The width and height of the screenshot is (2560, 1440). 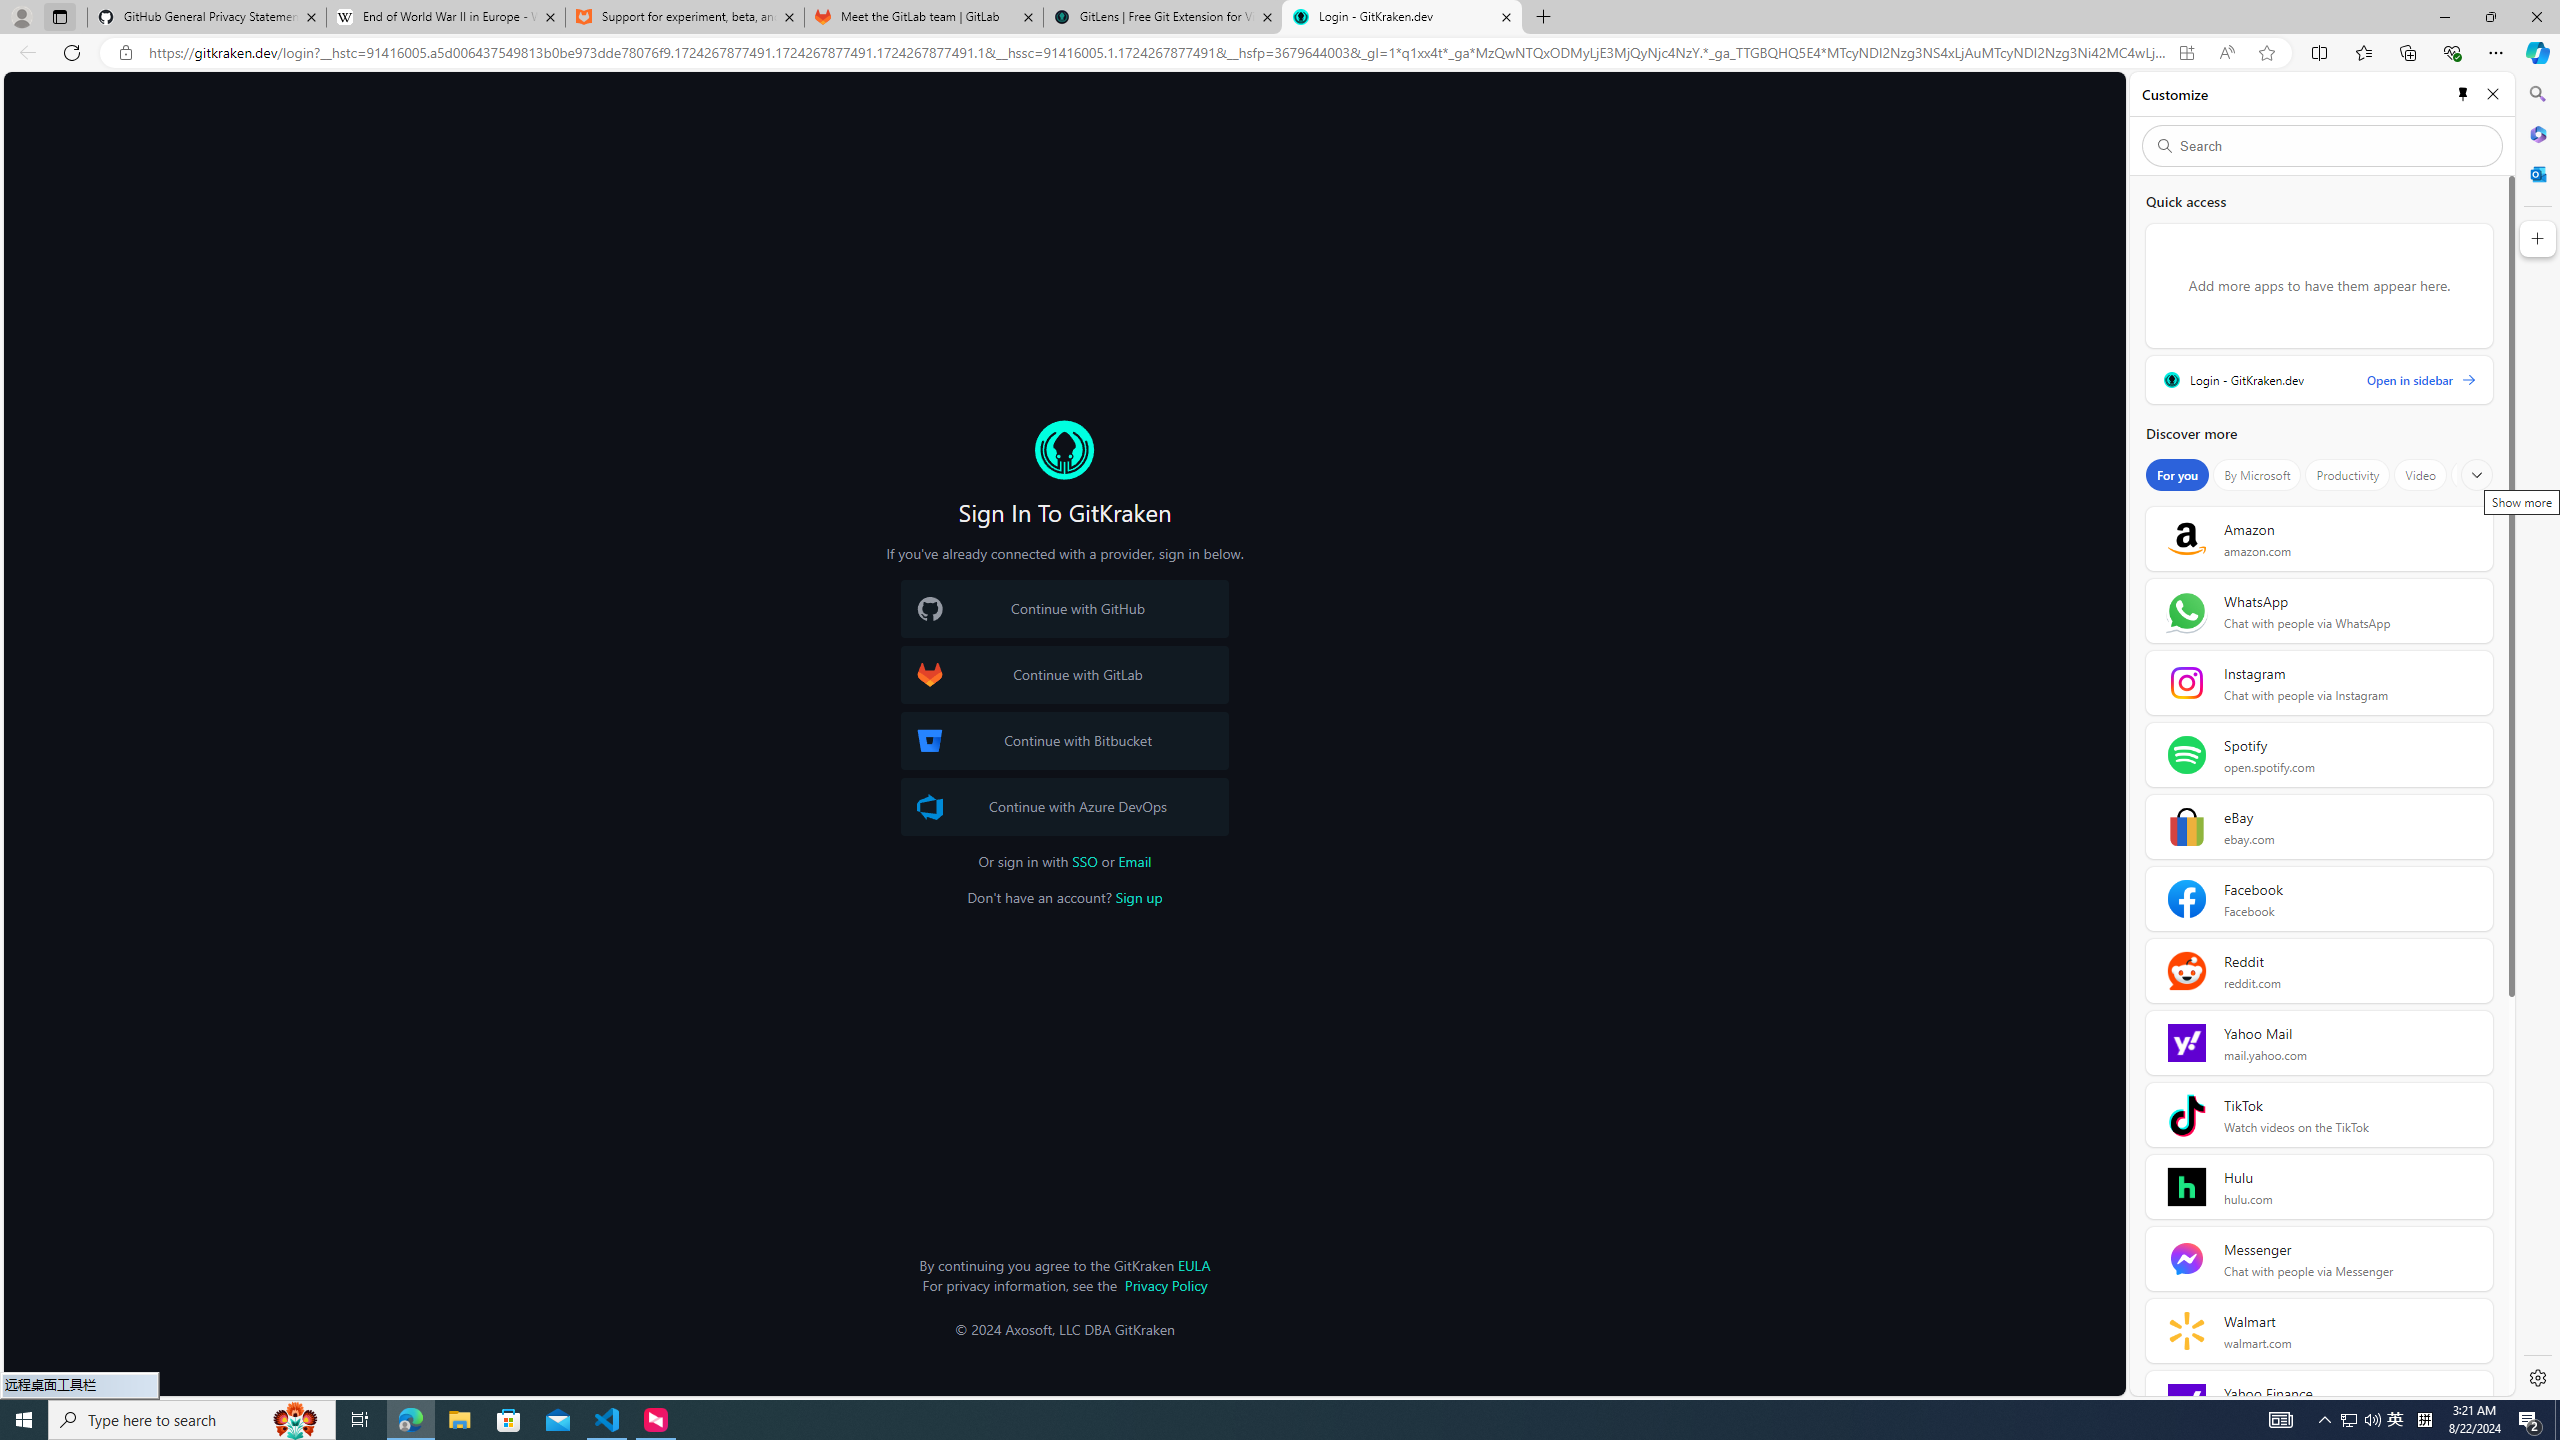 What do you see at coordinates (929, 674) in the screenshot?
I see `'GitLab Logo'` at bounding box center [929, 674].